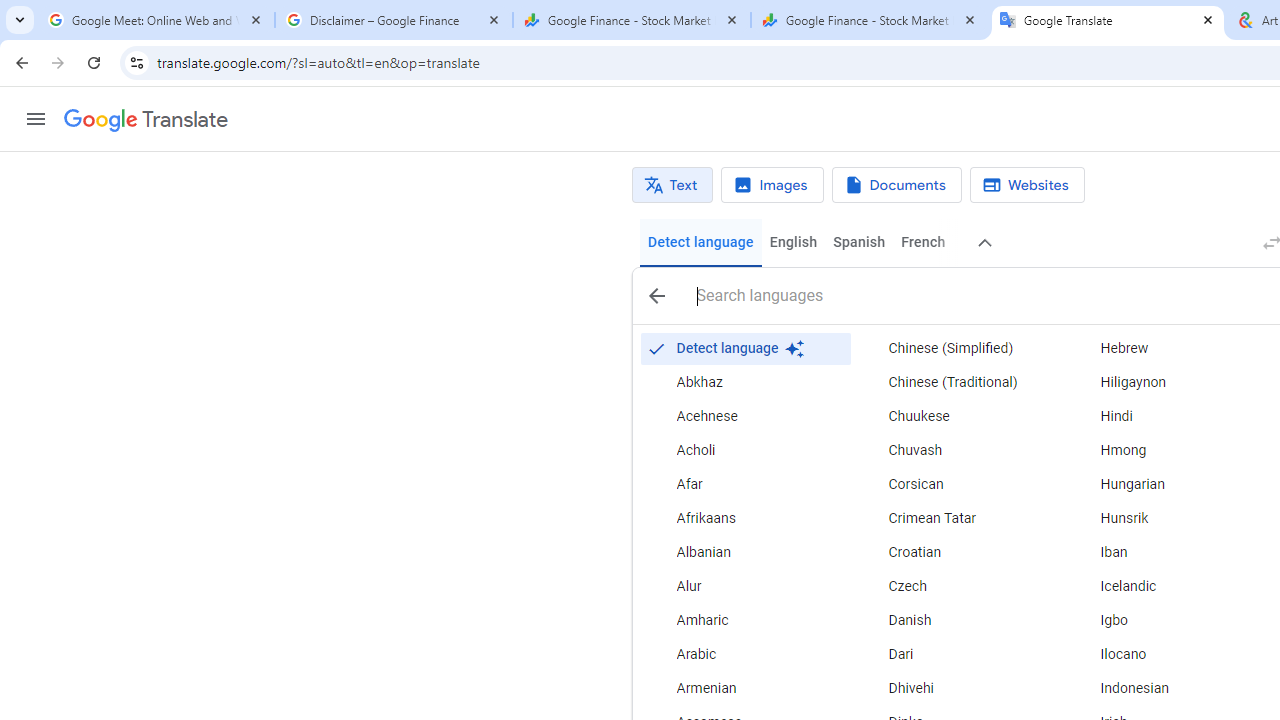  I want to click on 'Igbo', so click(1169, 620).